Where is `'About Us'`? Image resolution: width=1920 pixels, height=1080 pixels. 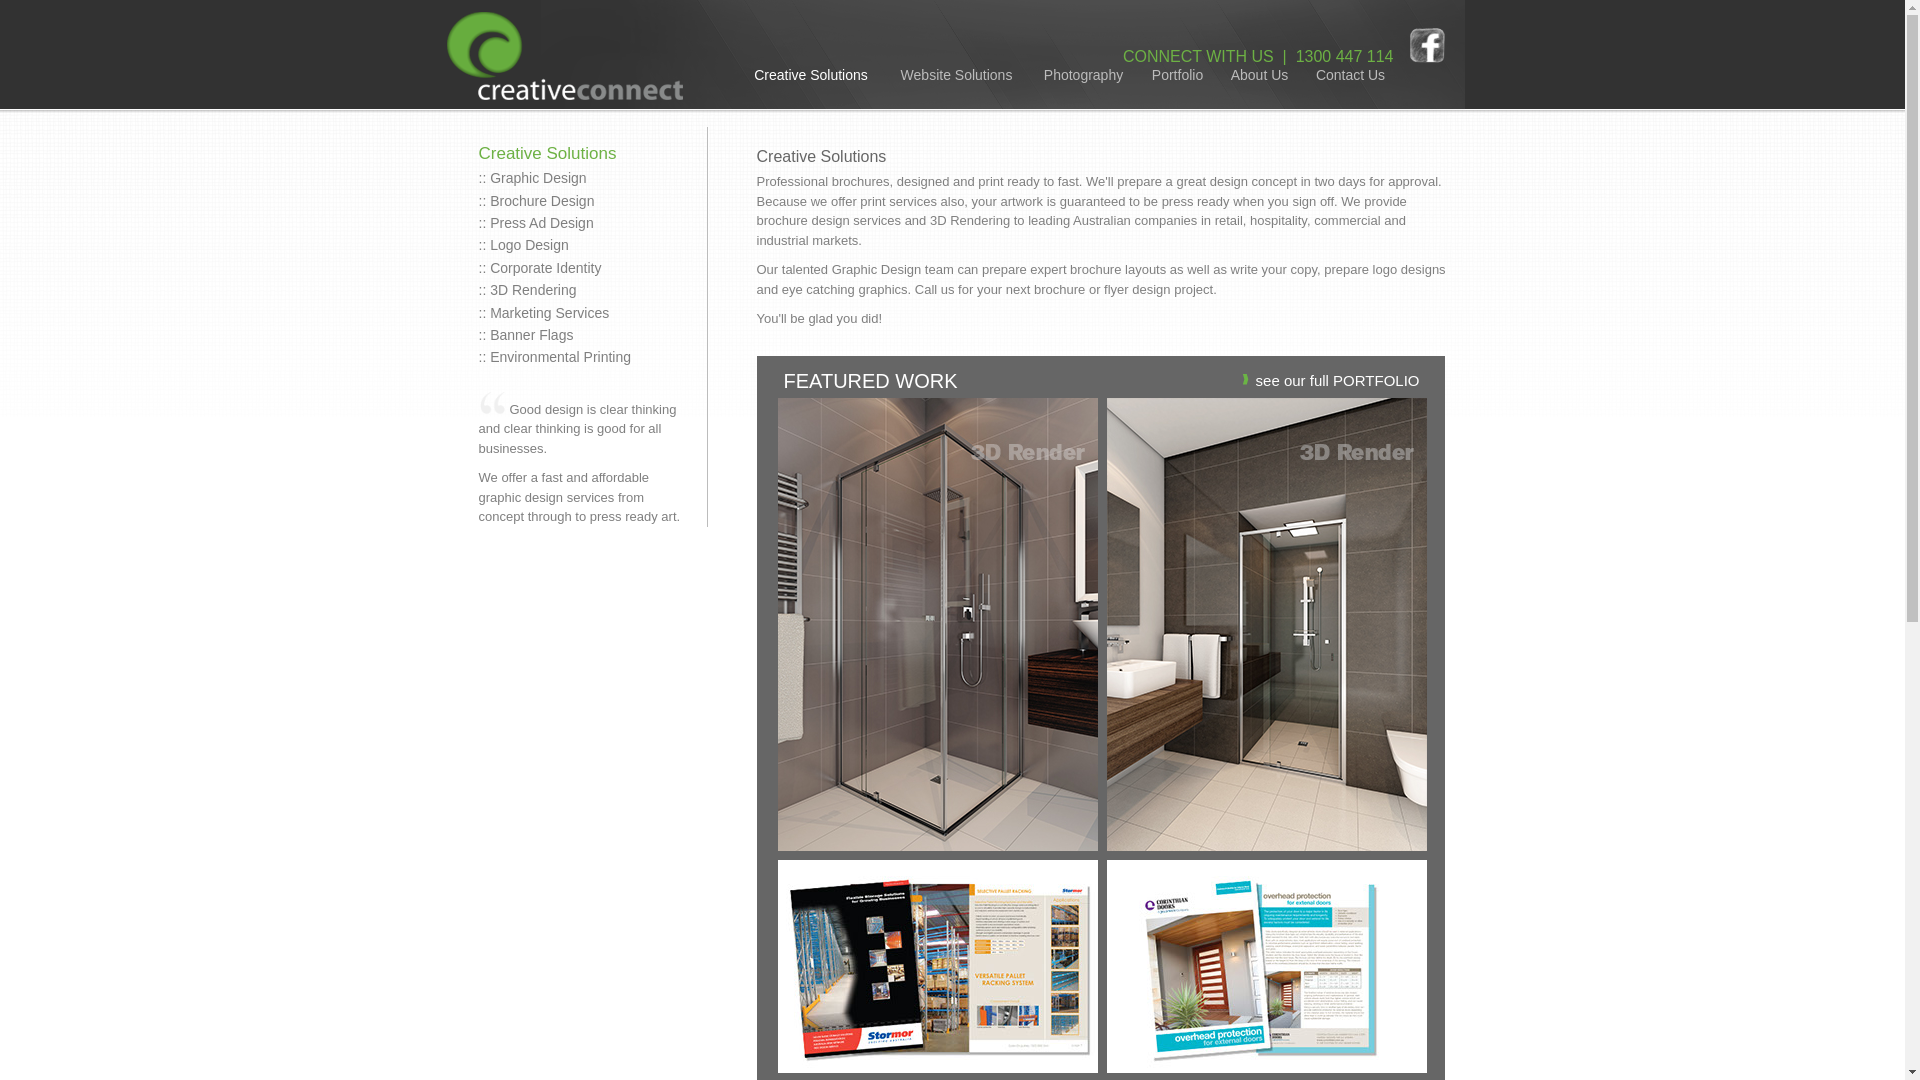
'About Us' is located at coordinates (1258, 75).